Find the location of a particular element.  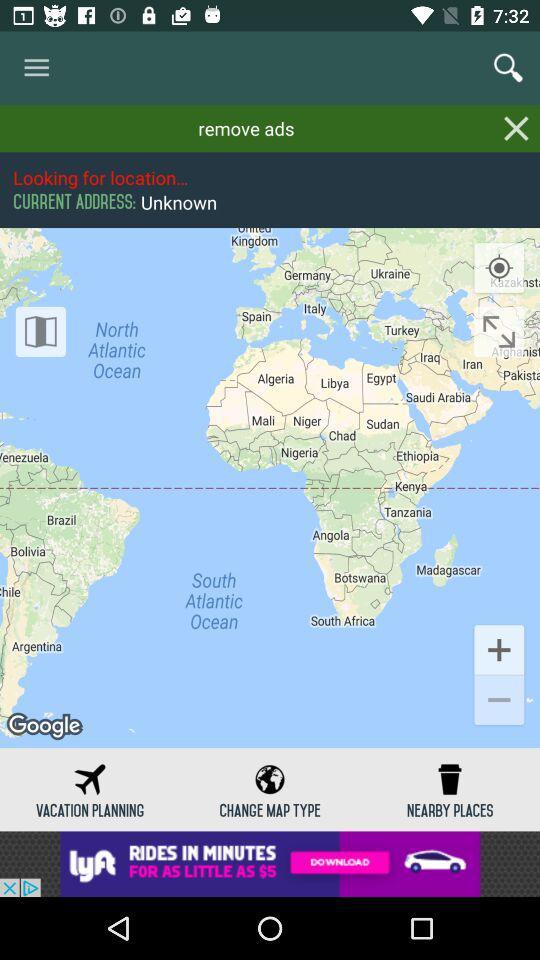

zoom button is located at coordinates (498, 331).